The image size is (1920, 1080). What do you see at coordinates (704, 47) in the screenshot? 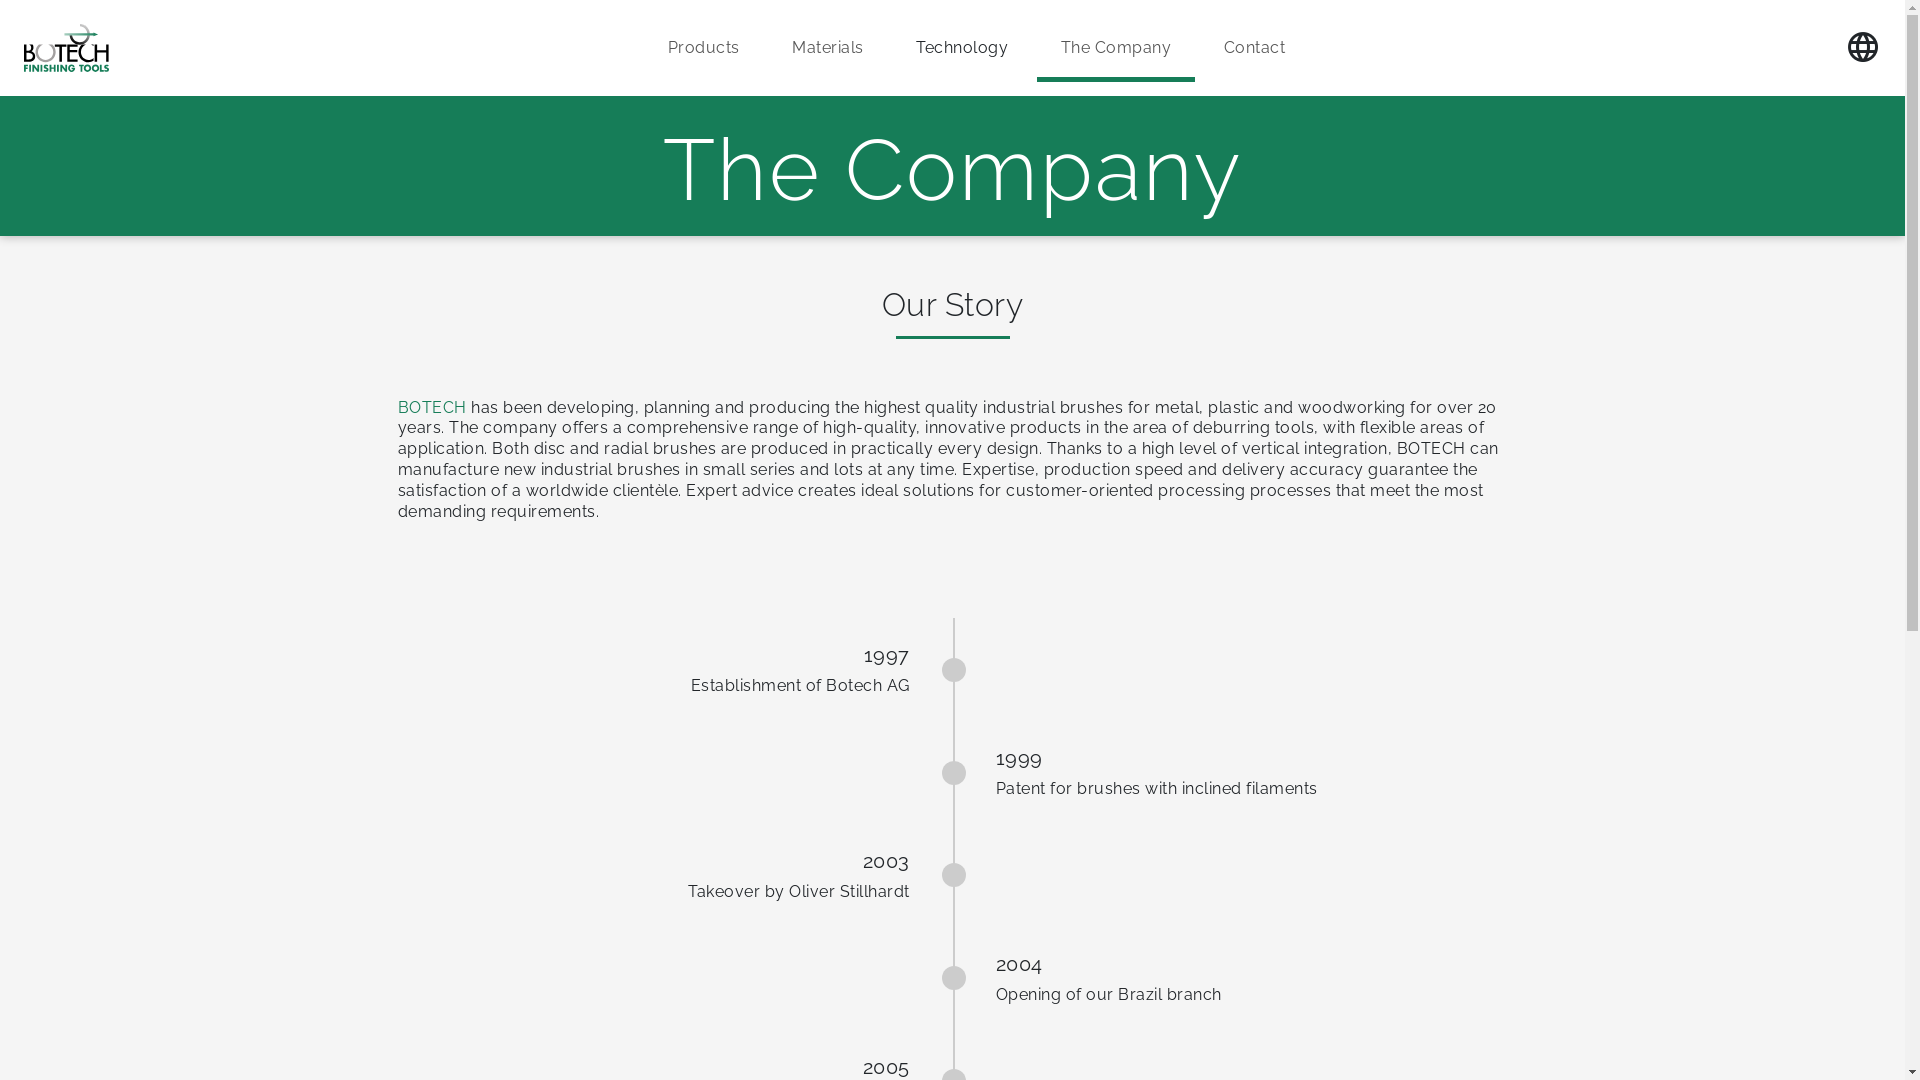
I see `'Products'` at bounding box center [704, 47].